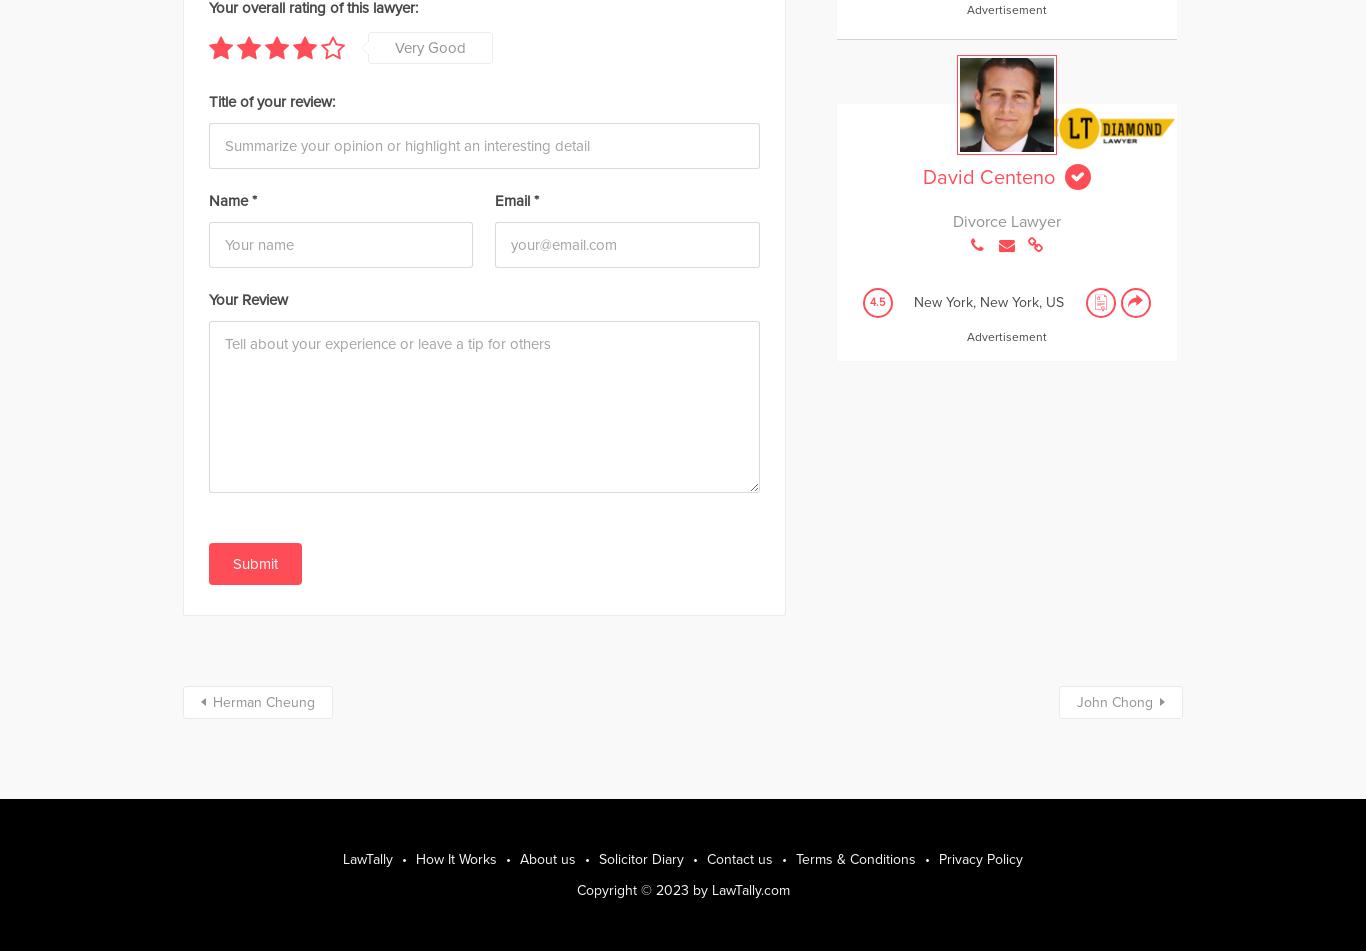 The height and width of the screenshot is (951, 1366). I want to click on 'LawTally', so click(367, 857).